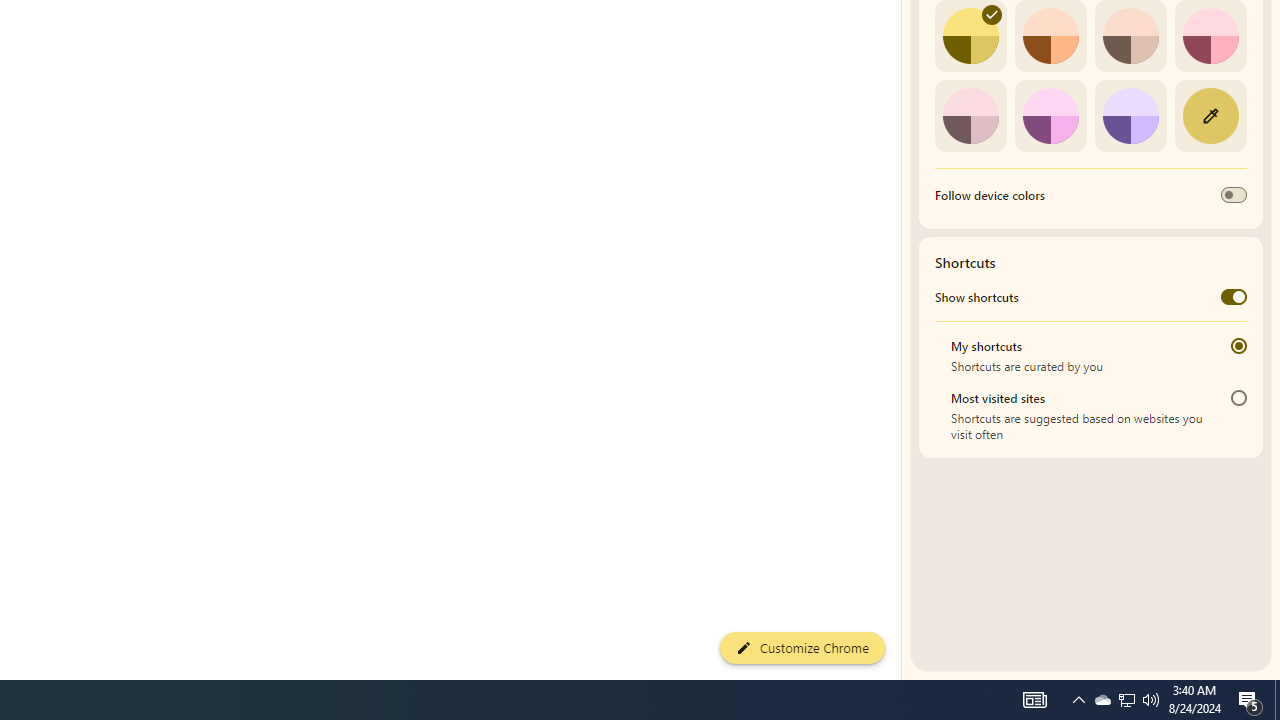 The image size is (1280, 720). What do you see at coordinates (1232, 297) in the screenshot?
I see `'Show shortcuts'` at bounding box center [1232, 297].